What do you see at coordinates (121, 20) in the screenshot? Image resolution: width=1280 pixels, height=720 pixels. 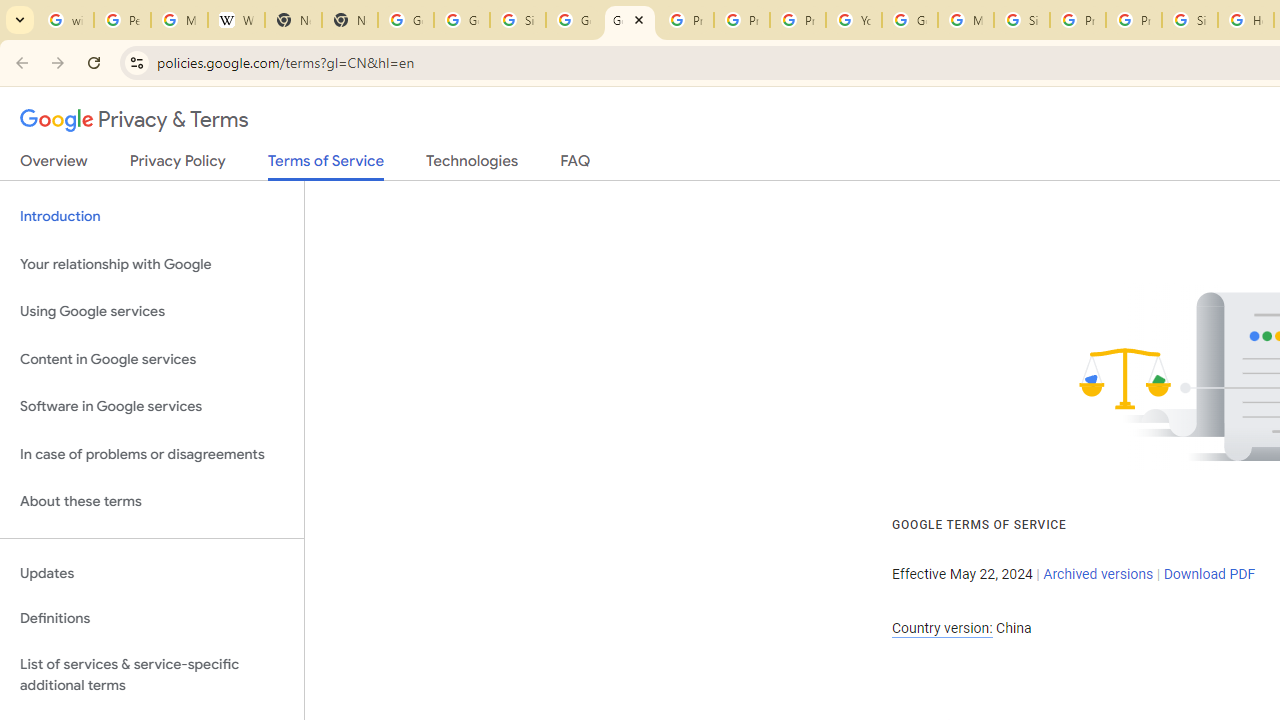 I see `'Personalization & Google Search results - Google Search Help'` at bounding box center [121, 20].